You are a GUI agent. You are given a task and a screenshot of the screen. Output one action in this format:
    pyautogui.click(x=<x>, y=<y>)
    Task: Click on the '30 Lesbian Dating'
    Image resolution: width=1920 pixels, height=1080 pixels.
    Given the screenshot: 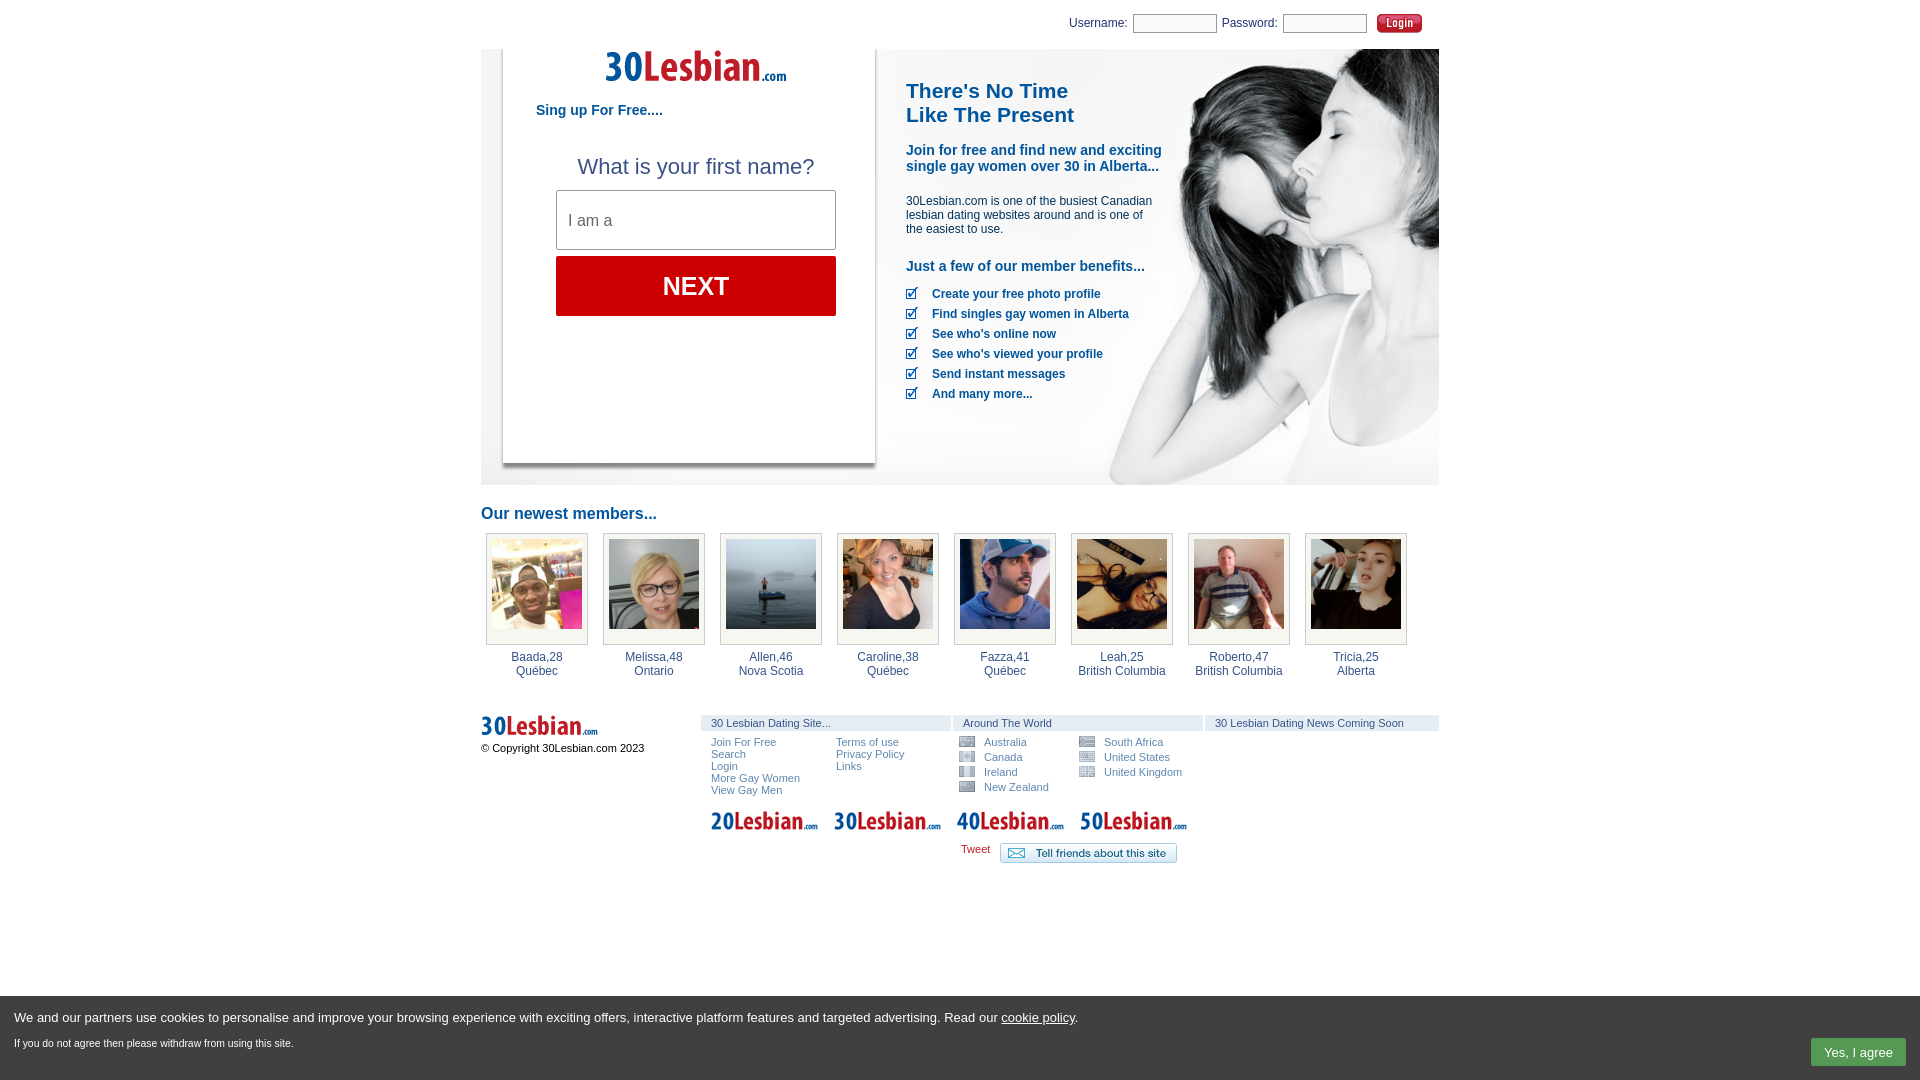 What is the action you would take?
    pyautogui.click(x=887, y=832)
    